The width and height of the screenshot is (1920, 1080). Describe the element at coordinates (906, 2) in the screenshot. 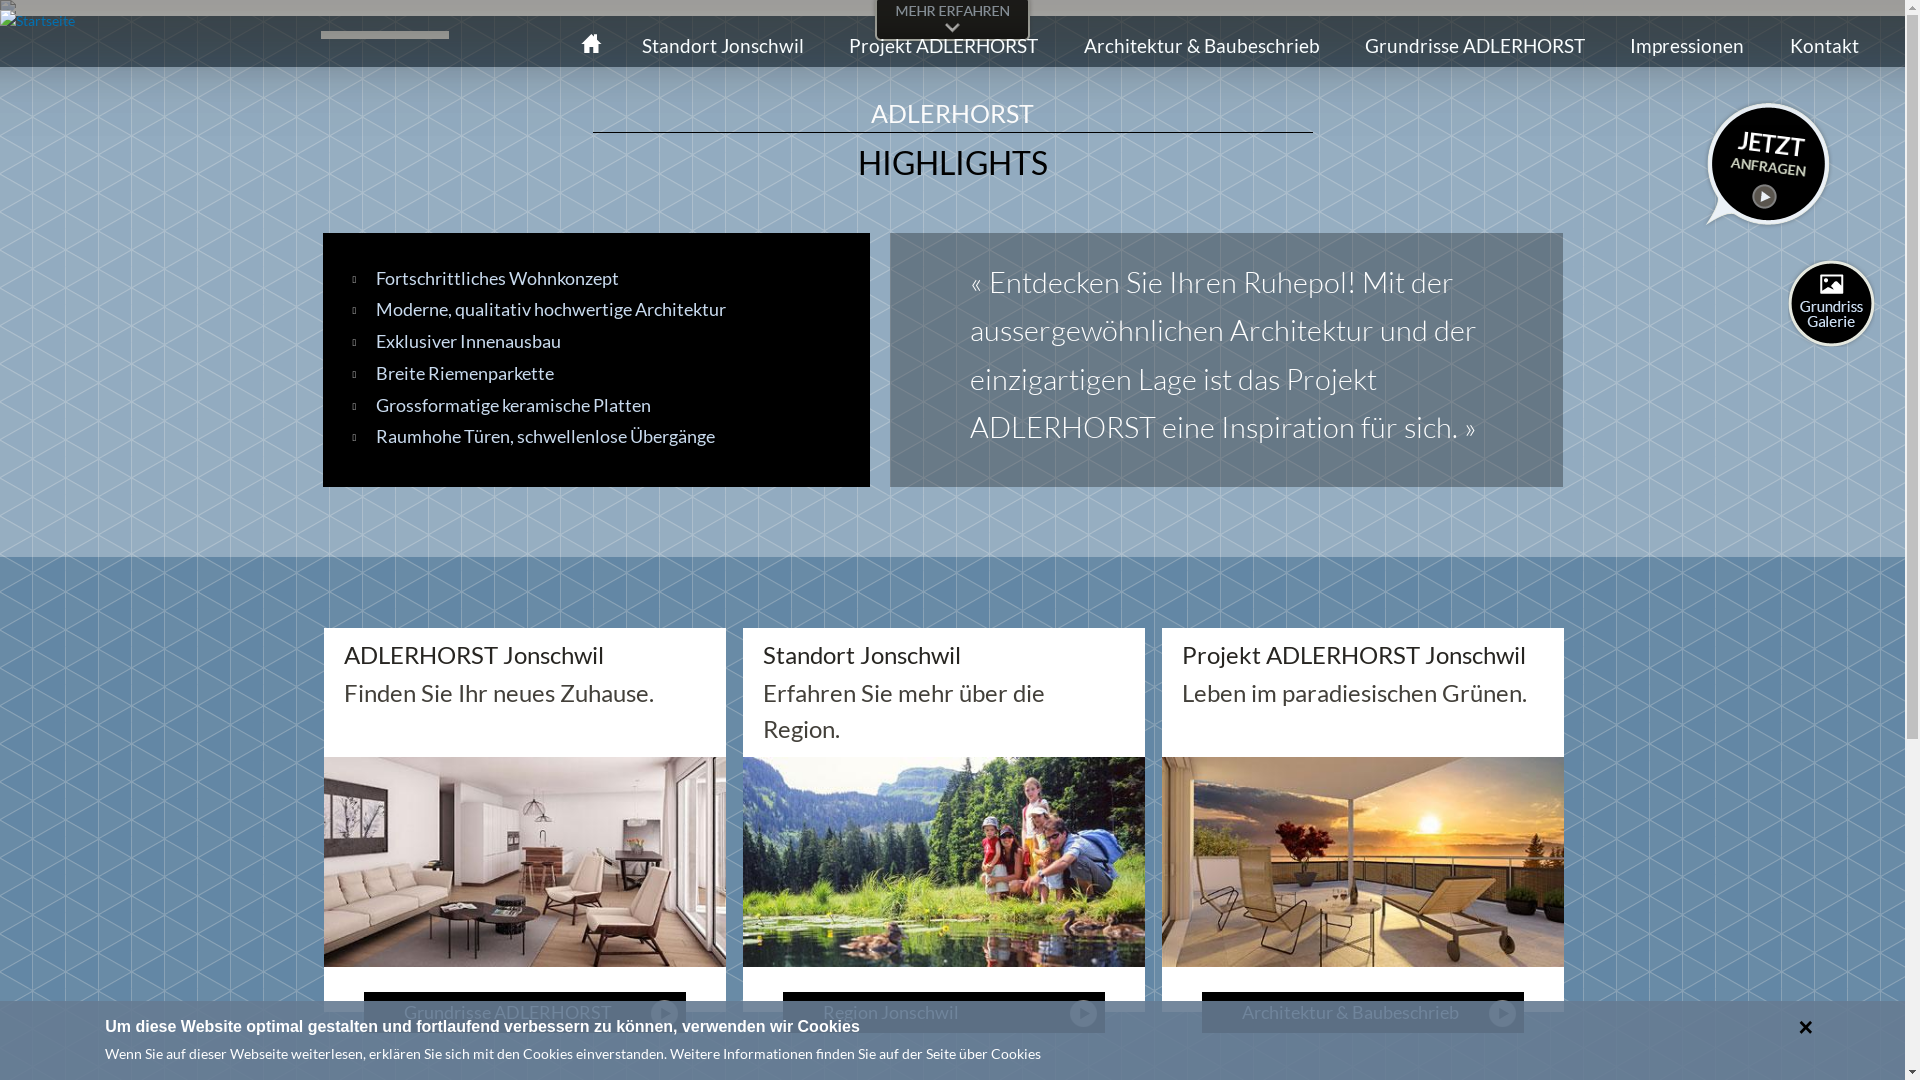

I see `'Direkt zum Inhalt'` at that location.